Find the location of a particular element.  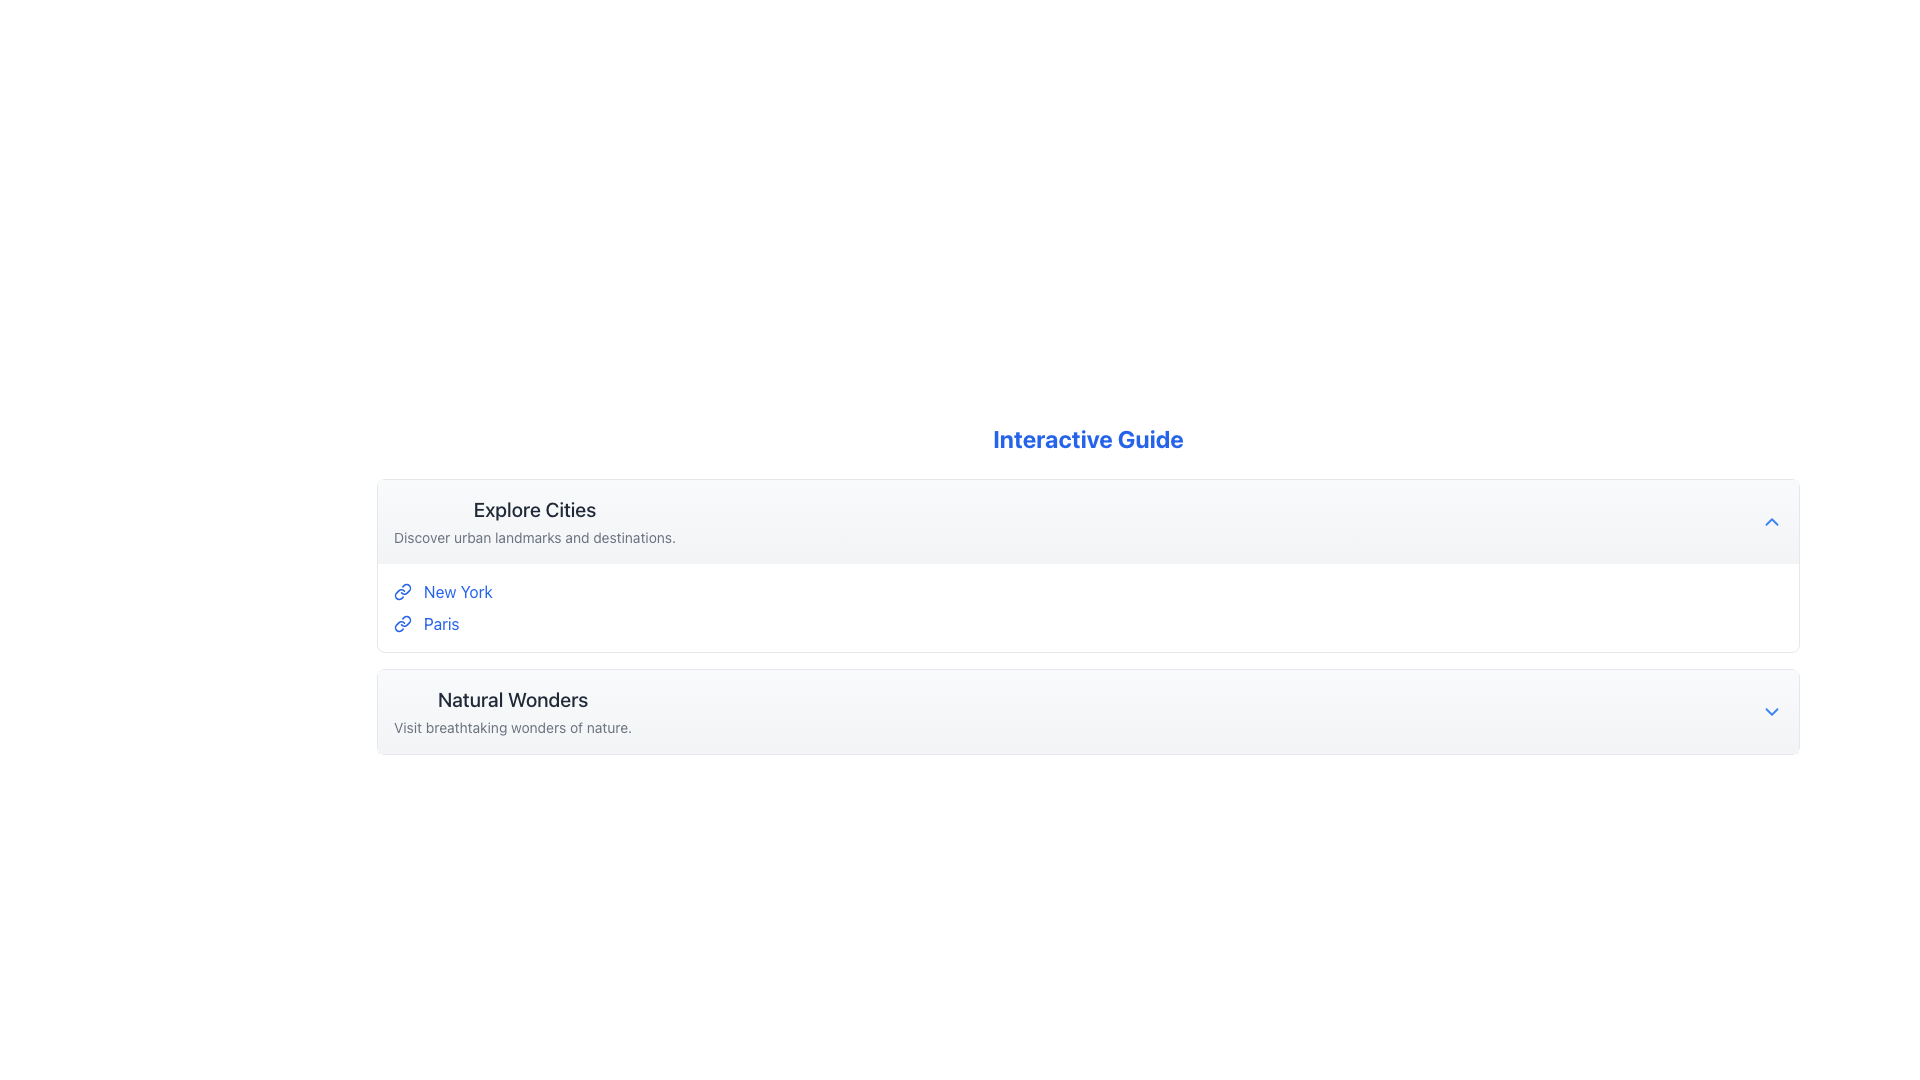

text content of the Label with the heading 'Natural Wonders' and subheading 'Visit breathtaking wonders of nature.' is located at coordinates (513, 711).